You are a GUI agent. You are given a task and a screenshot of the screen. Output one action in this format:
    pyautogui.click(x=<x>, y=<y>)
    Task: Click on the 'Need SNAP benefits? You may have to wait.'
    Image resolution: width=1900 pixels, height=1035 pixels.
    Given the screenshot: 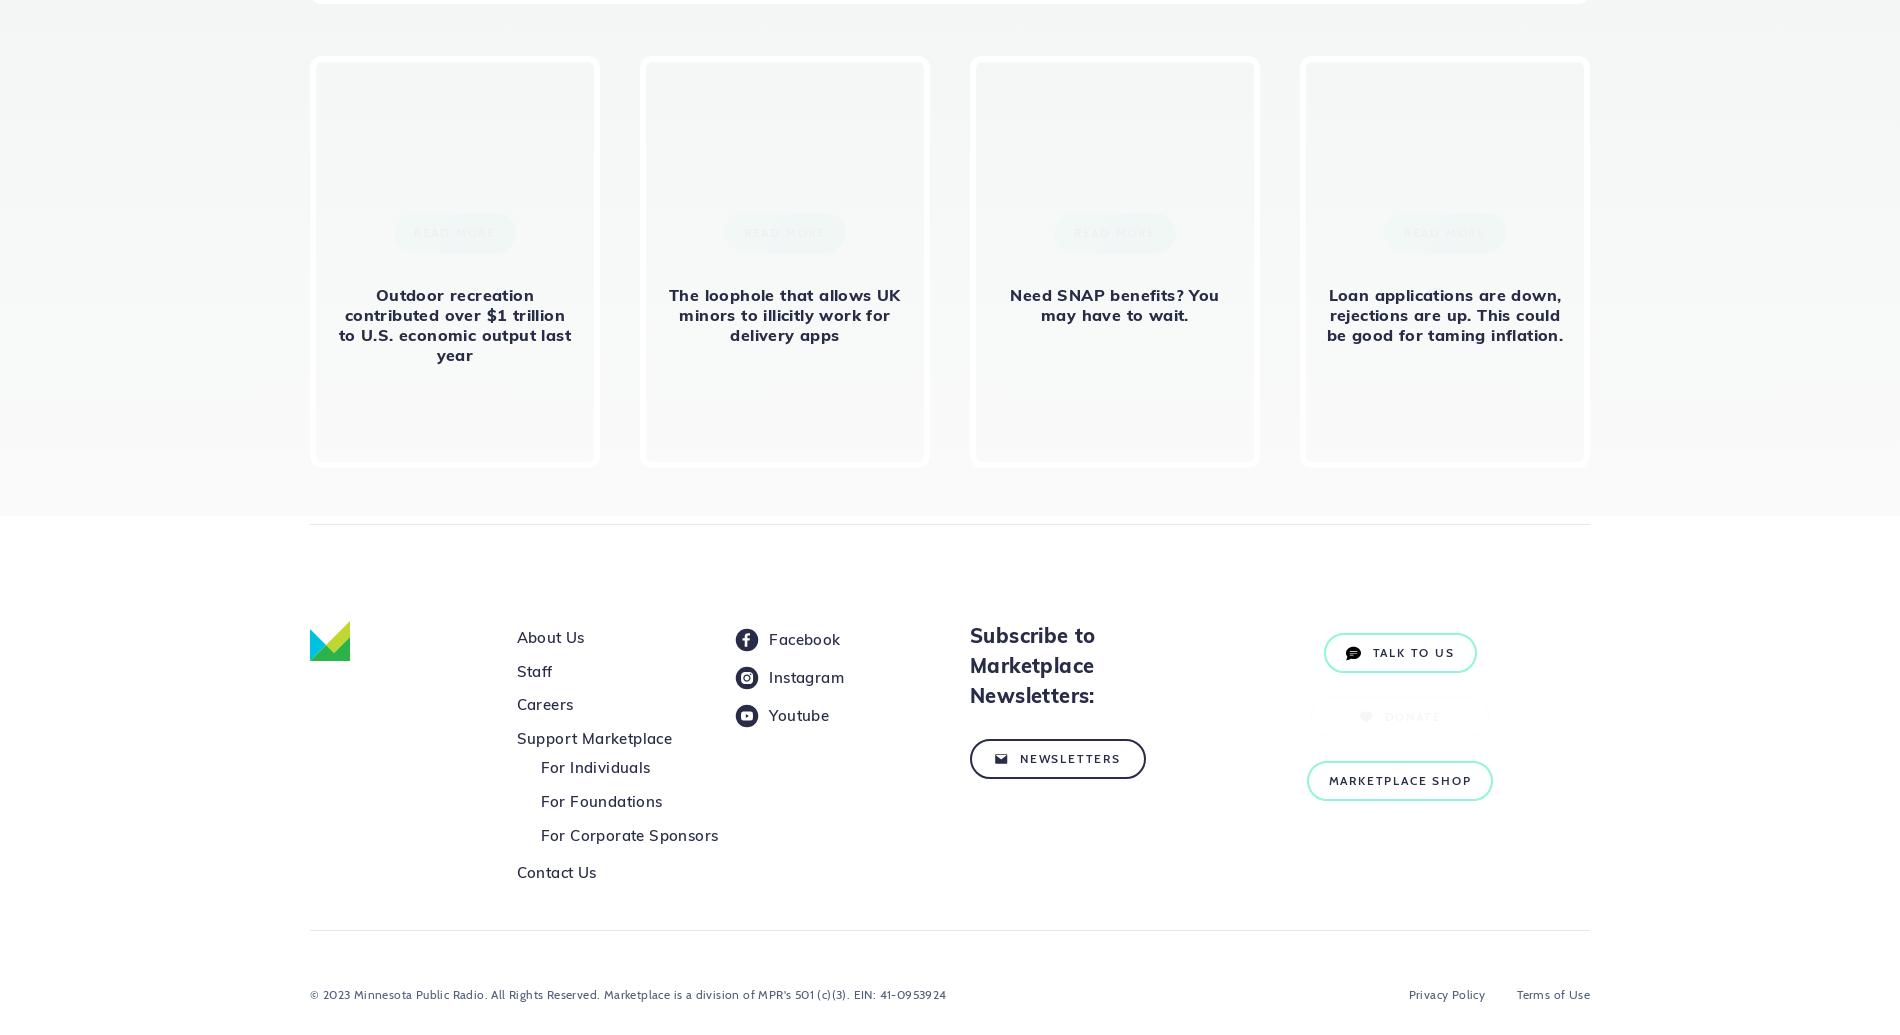 What is the action you would take?
    pyautogui.click(x=1114, y=305)
    